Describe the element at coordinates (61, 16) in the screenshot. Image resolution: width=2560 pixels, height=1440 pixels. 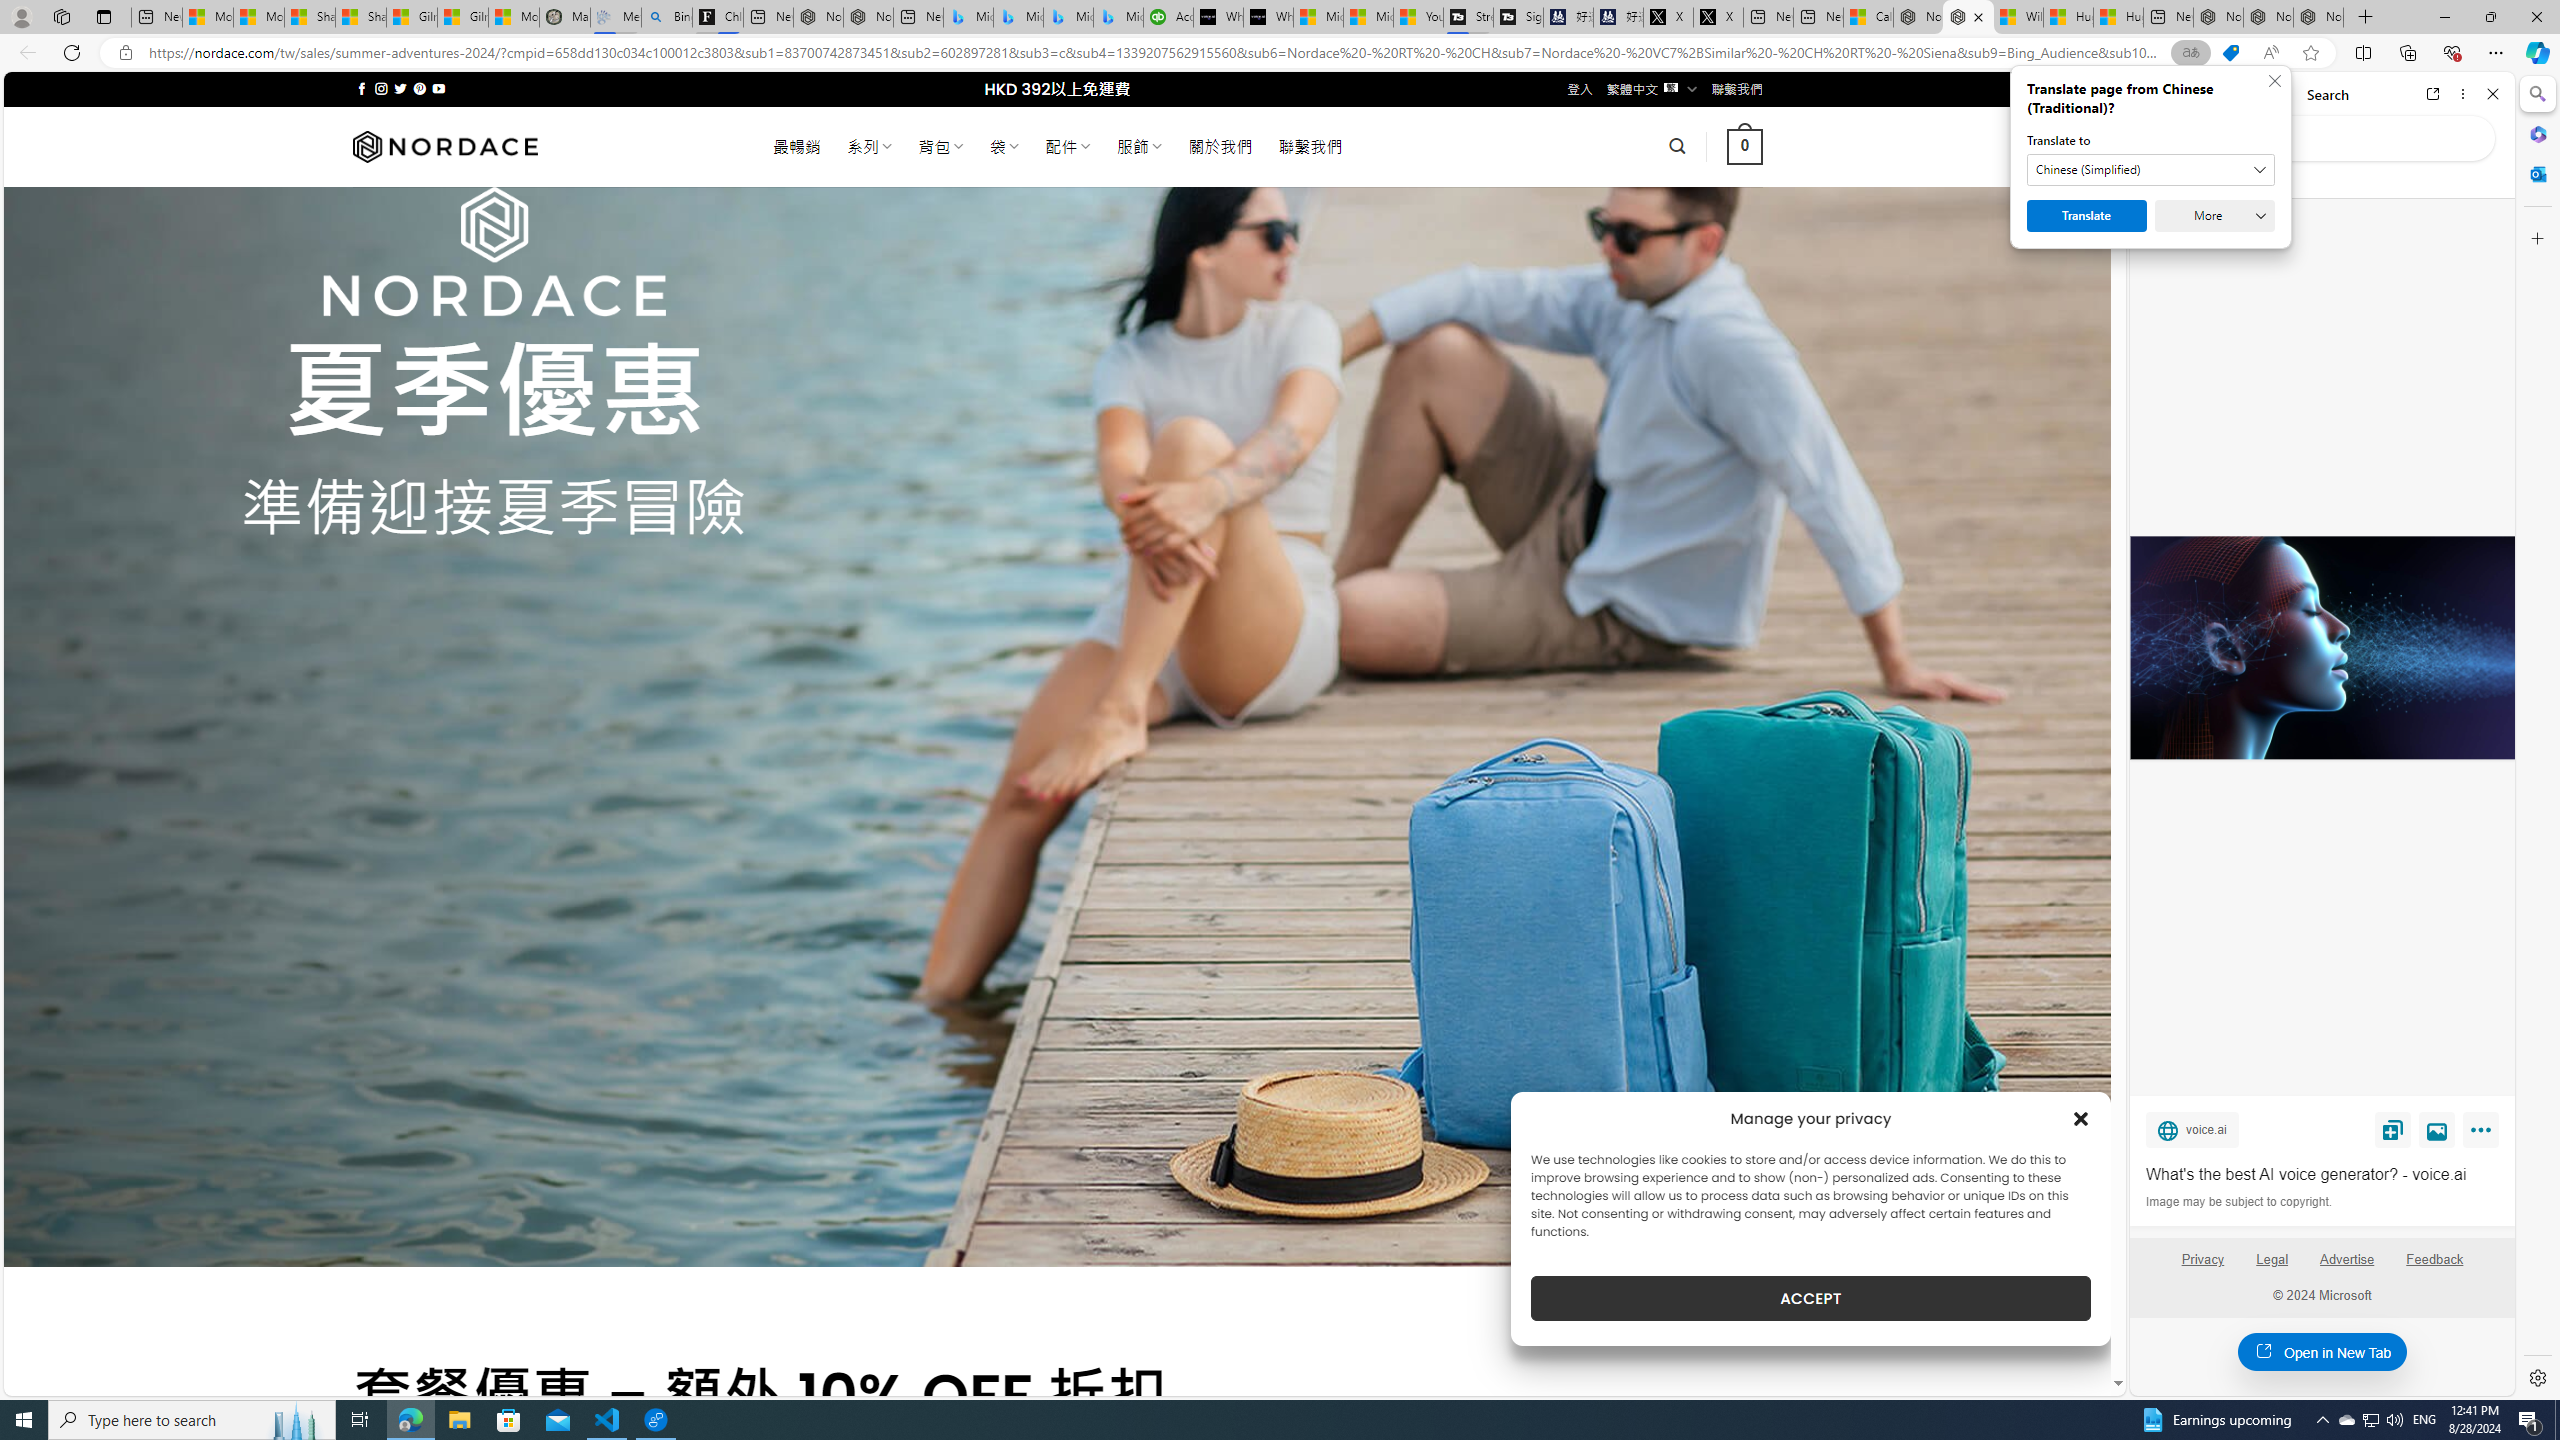
I see `'Workspaces'` at that location.